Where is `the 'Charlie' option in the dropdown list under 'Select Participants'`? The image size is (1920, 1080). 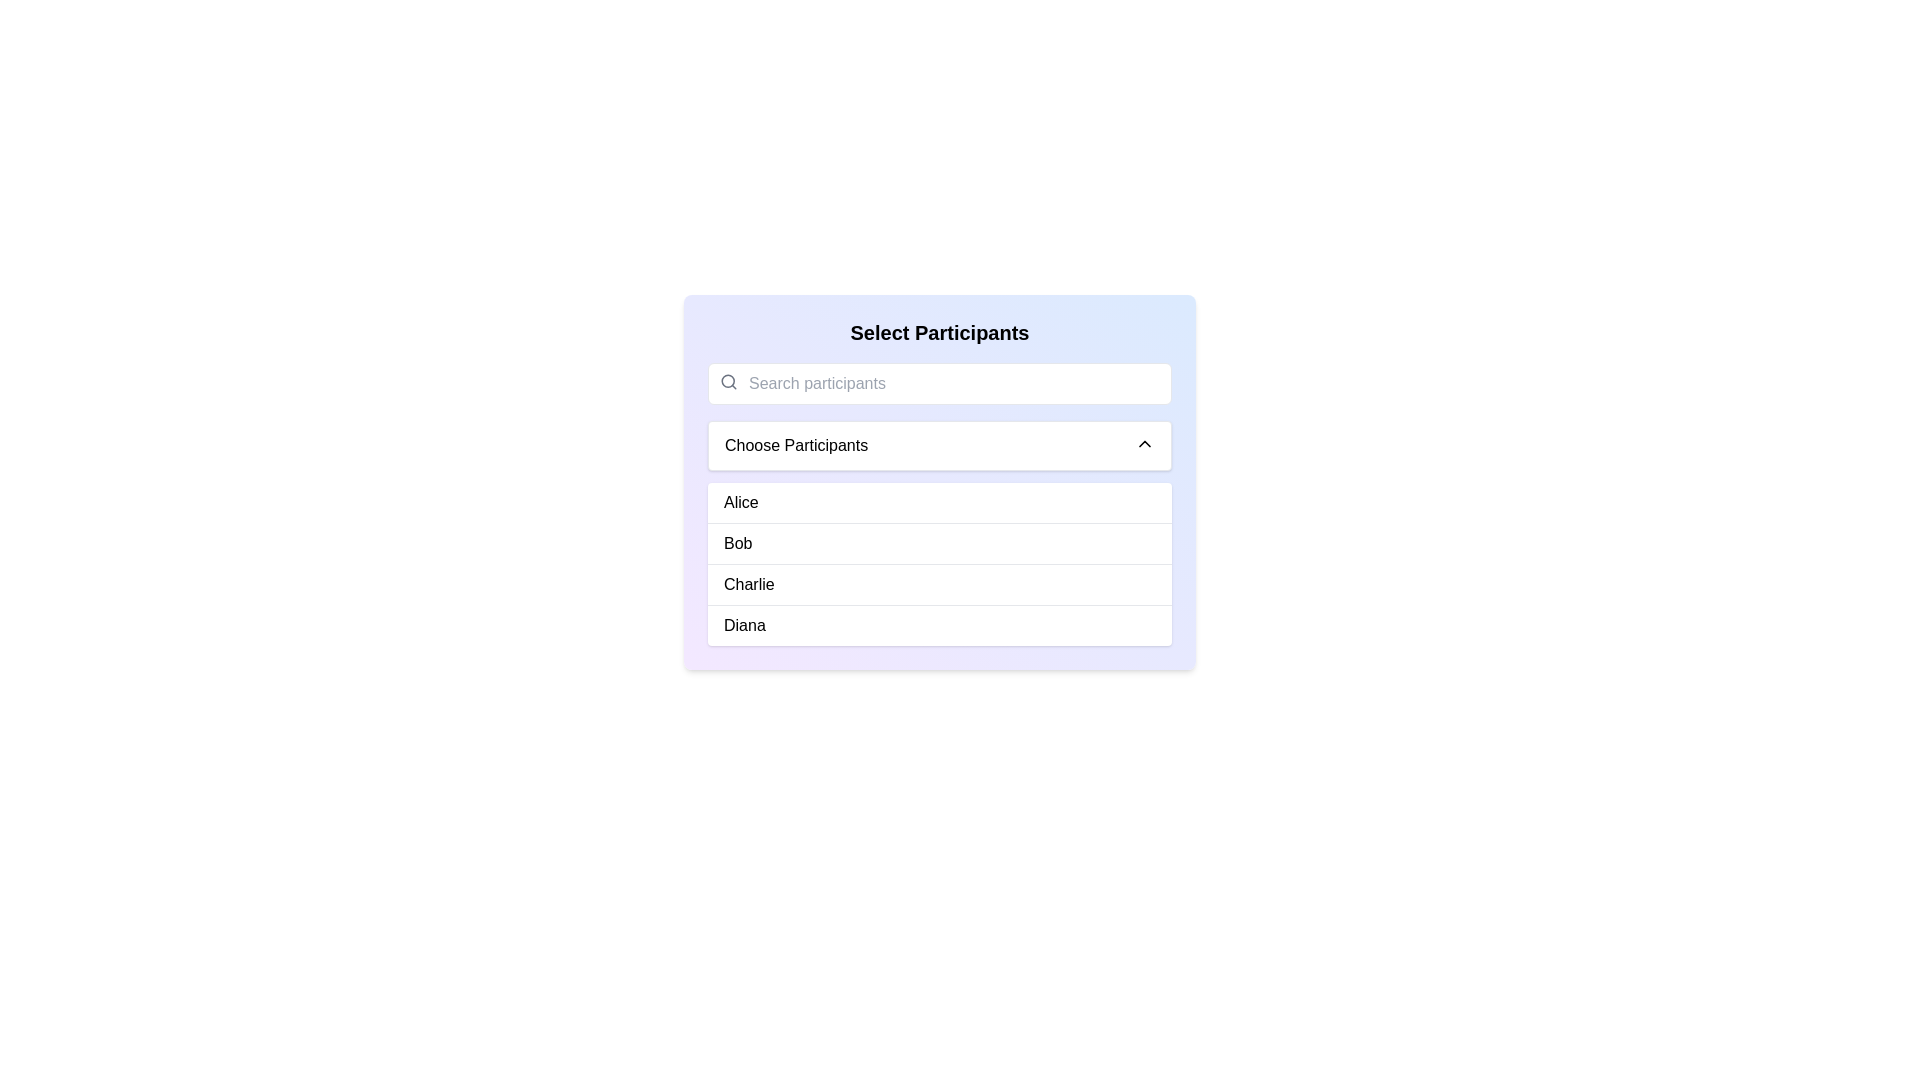
the 'Charlie' option in the dropdown list under 'Select Participants' is located at coordinates (748, 585).